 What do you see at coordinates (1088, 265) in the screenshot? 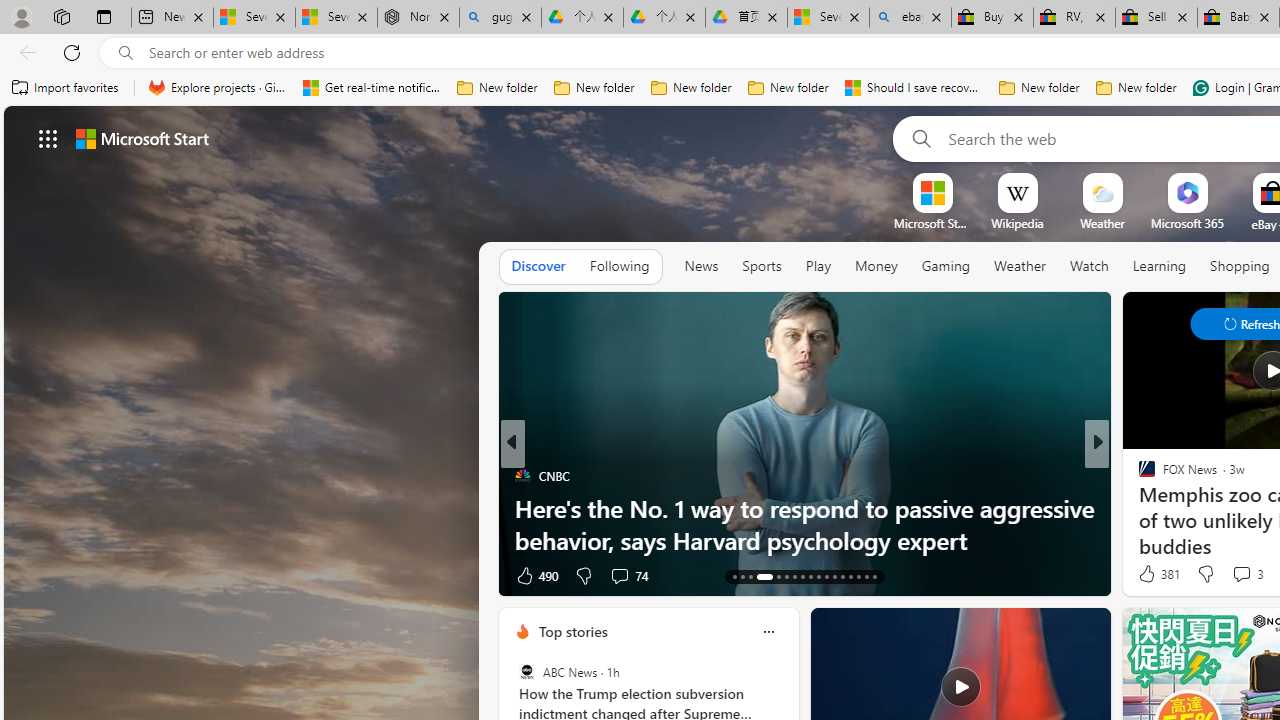
I see `'Watch'` at bounding box center [1088, 265].